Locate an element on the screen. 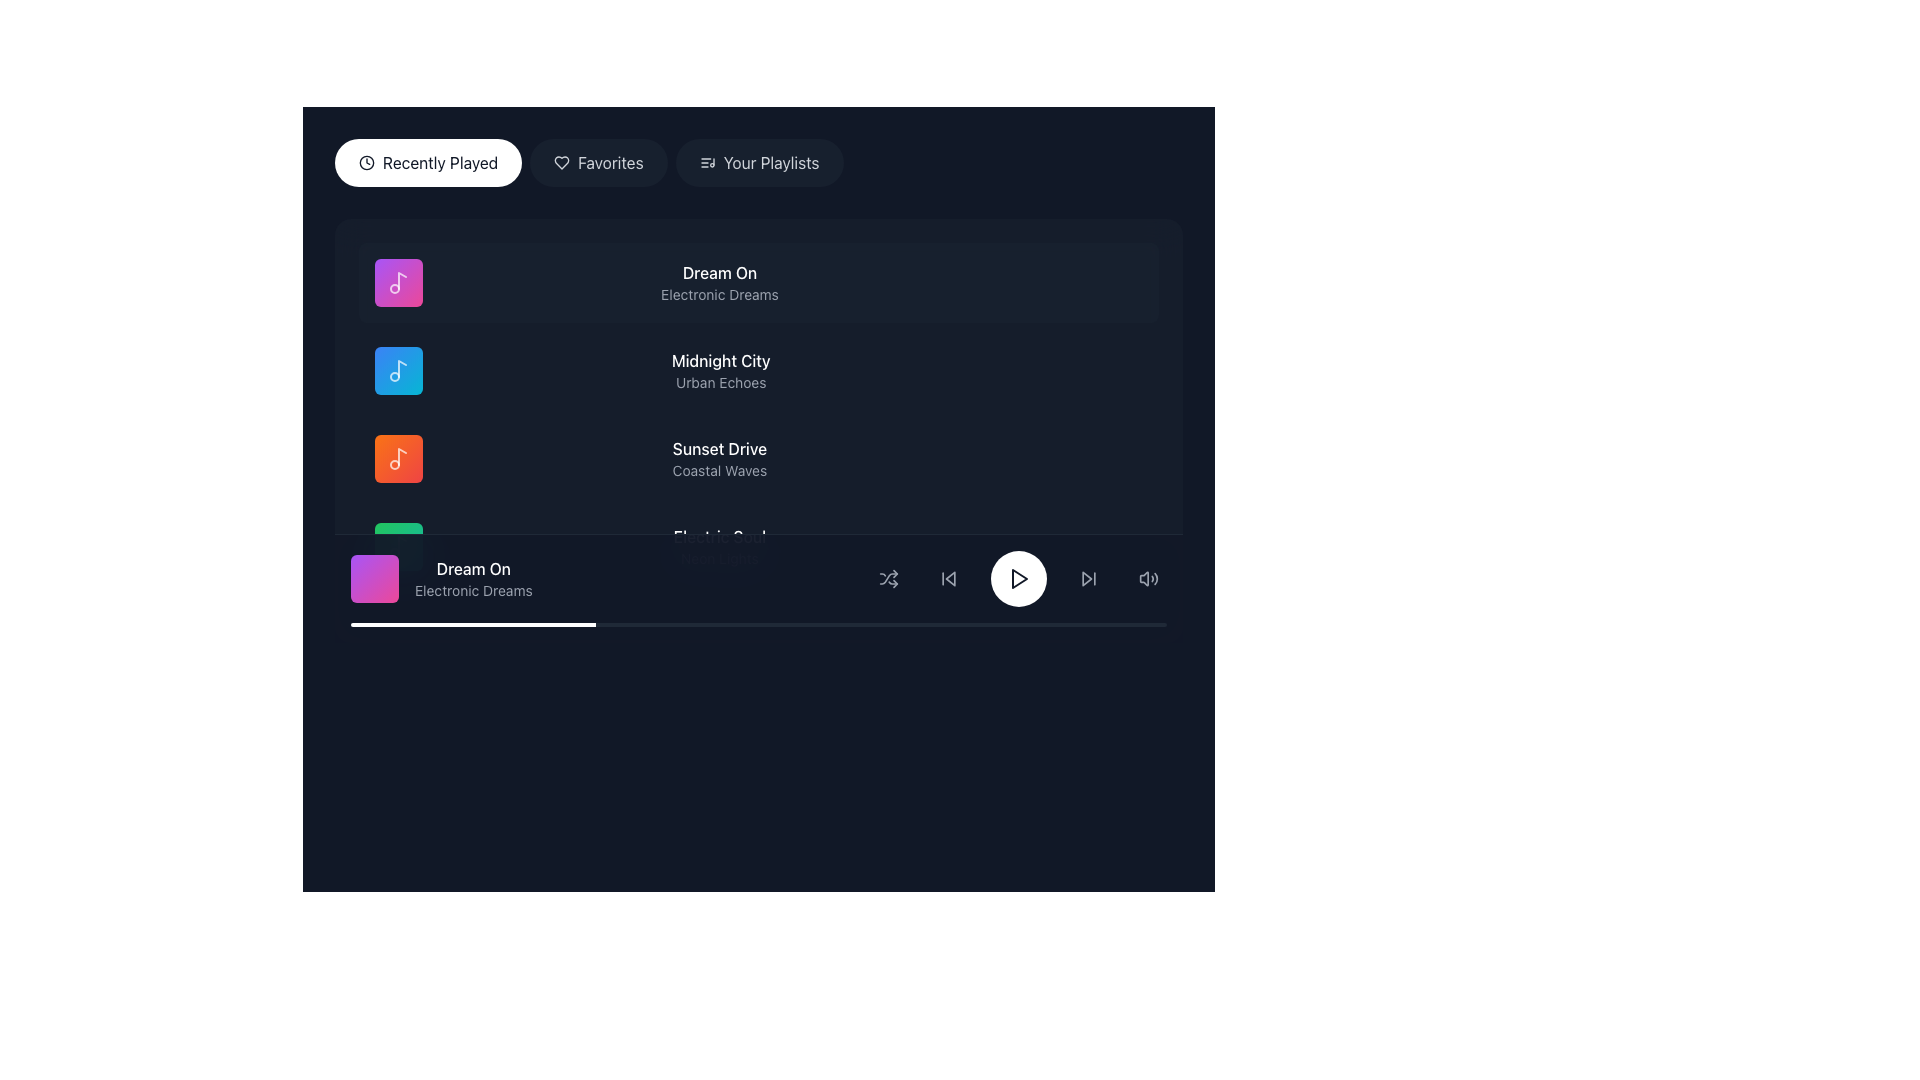 The width and height of the screenshot is (1920, 1080). the Media Control Bar located at the bottom of the page is located at coordinates (757, 578).